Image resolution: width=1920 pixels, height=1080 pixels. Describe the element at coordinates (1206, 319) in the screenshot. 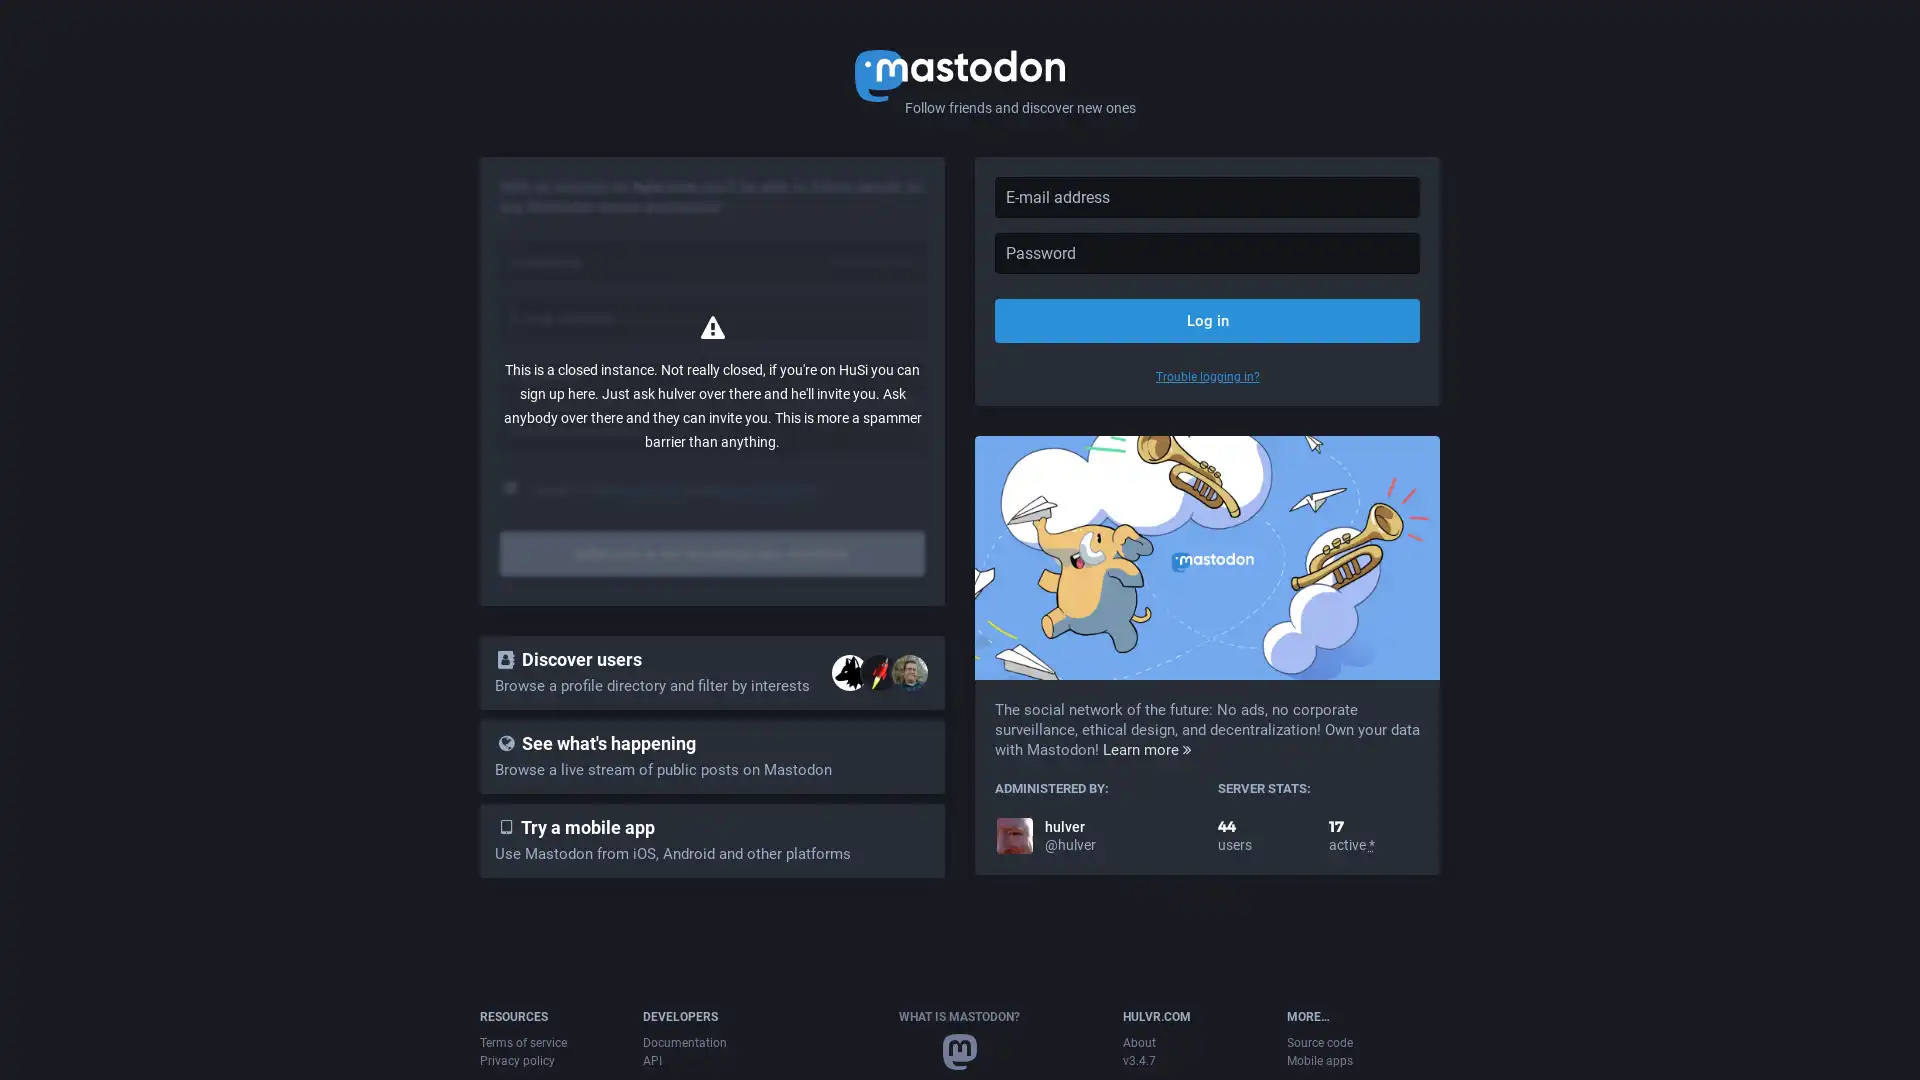

I see `Log in` at that location.